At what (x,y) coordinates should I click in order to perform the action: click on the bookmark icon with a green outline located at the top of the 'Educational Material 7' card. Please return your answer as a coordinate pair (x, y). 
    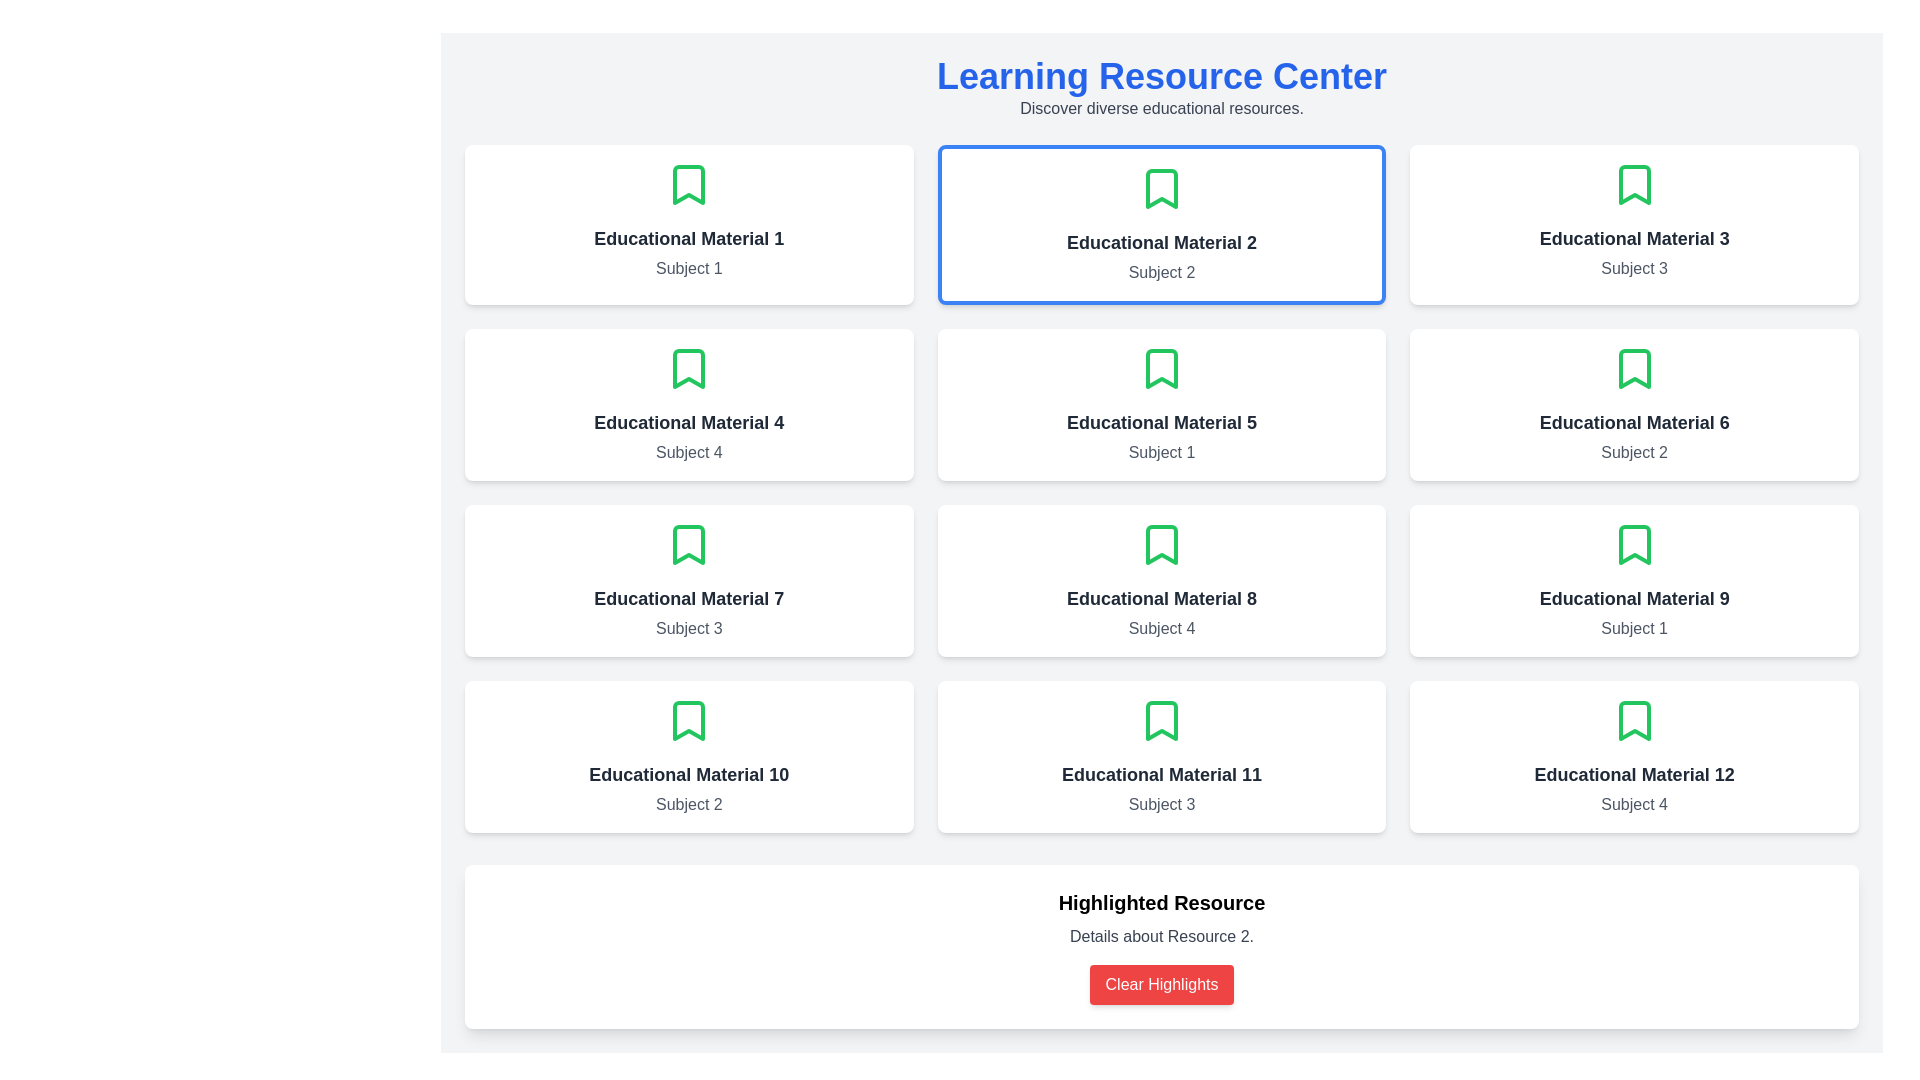
    Looking at the image, I should click on (689, 544).